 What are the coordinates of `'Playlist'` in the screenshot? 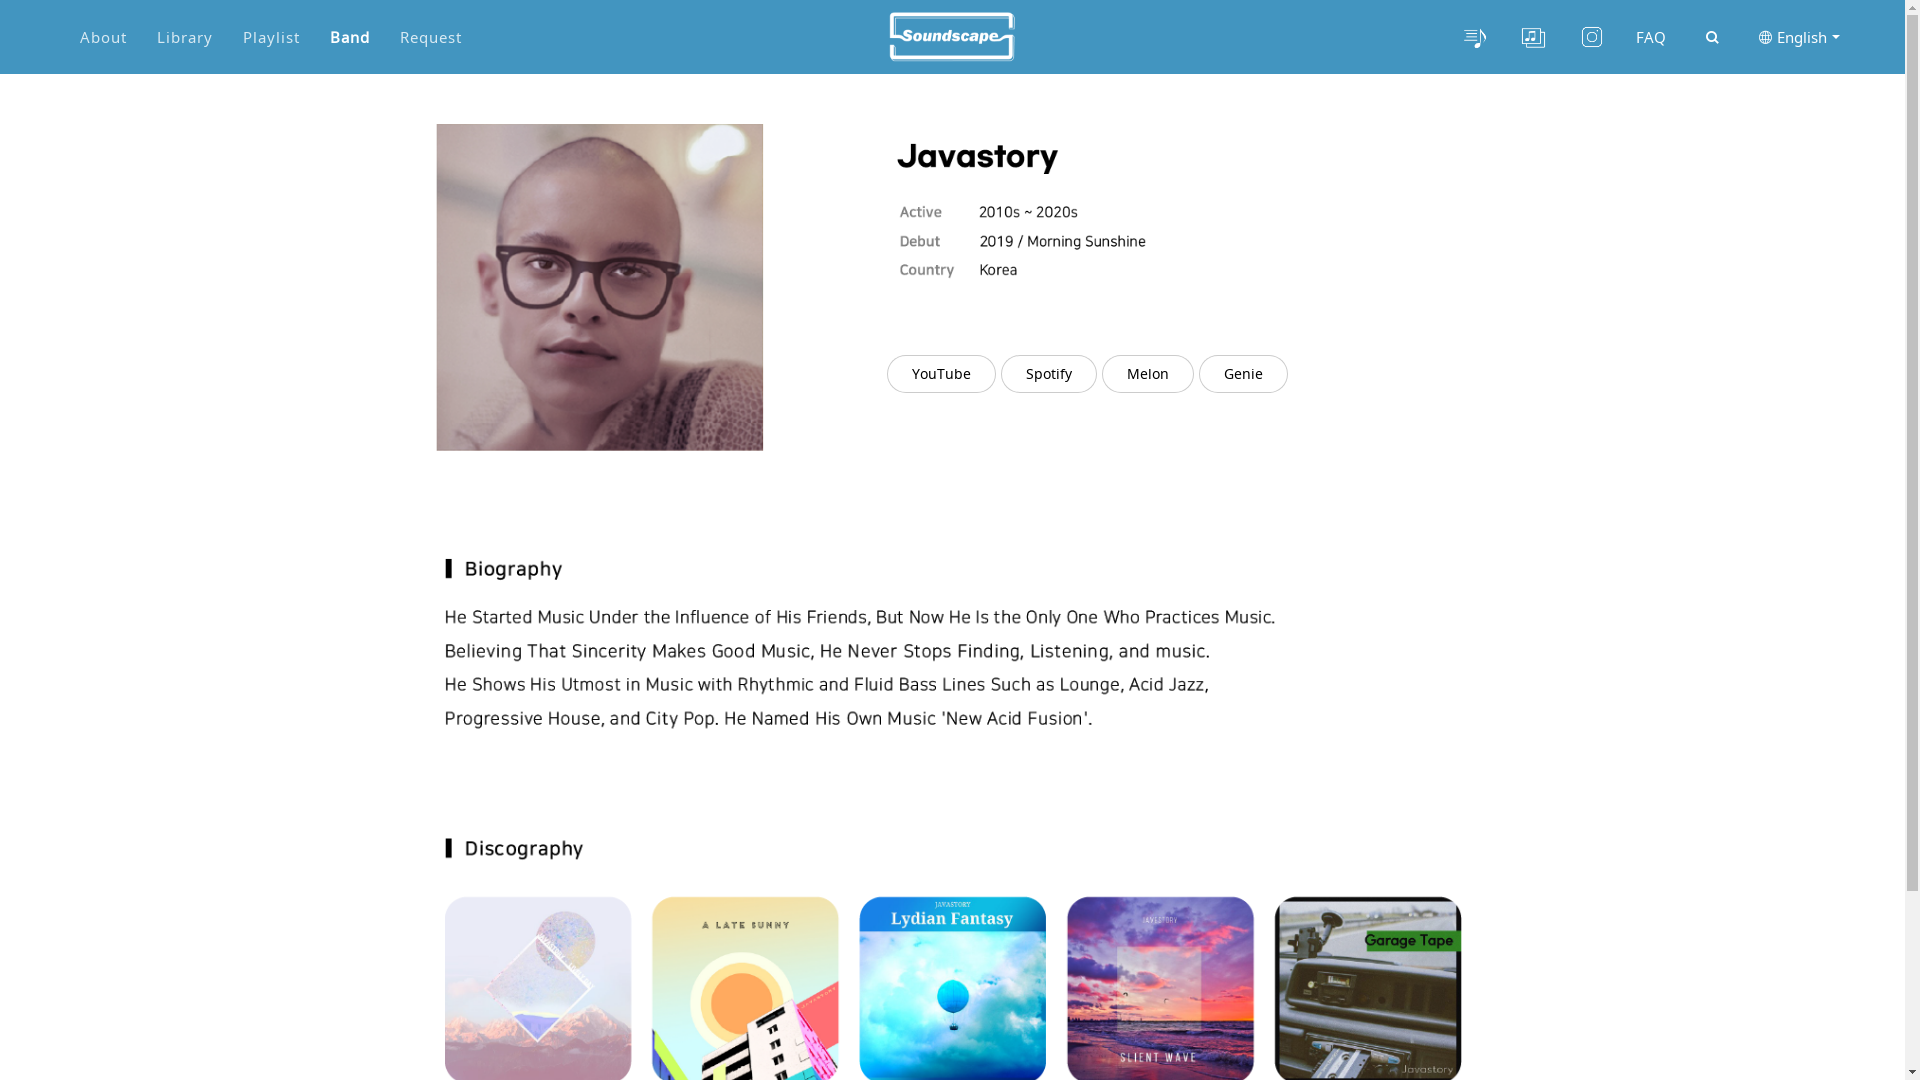 It's located at (270, 37).